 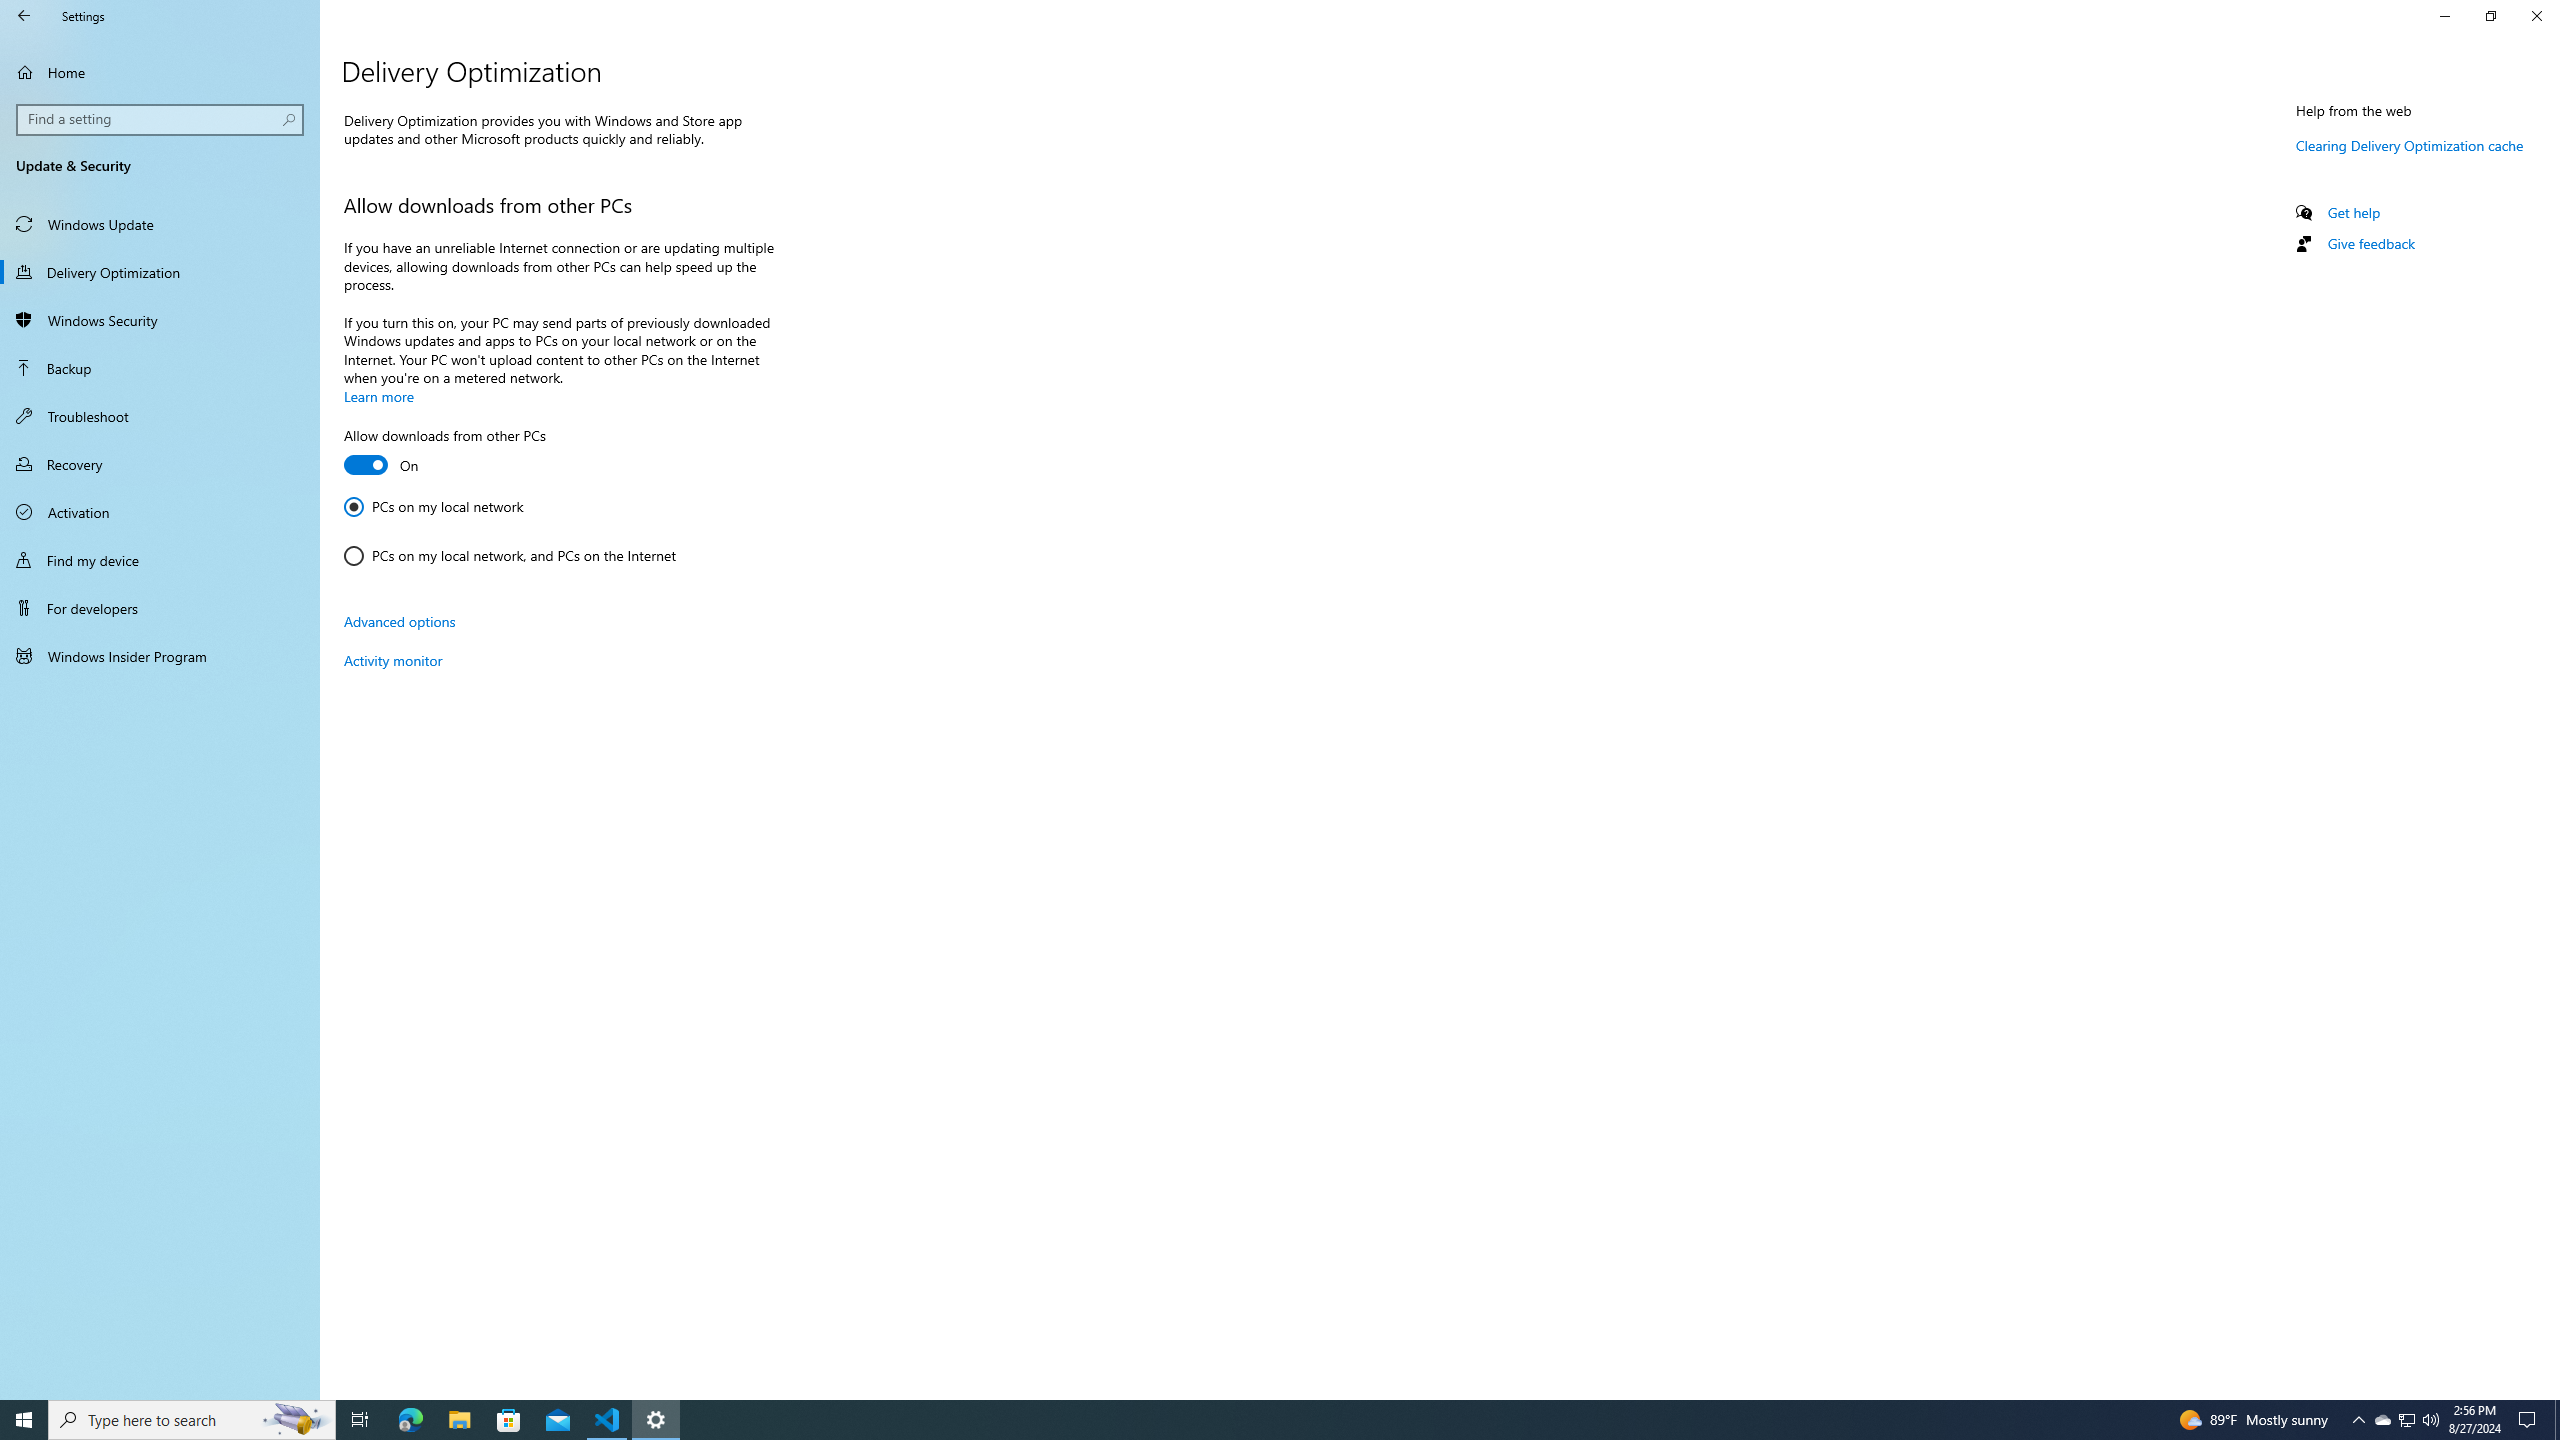 I want to click on 'PCs on my local network', so click(x=432, y=505).